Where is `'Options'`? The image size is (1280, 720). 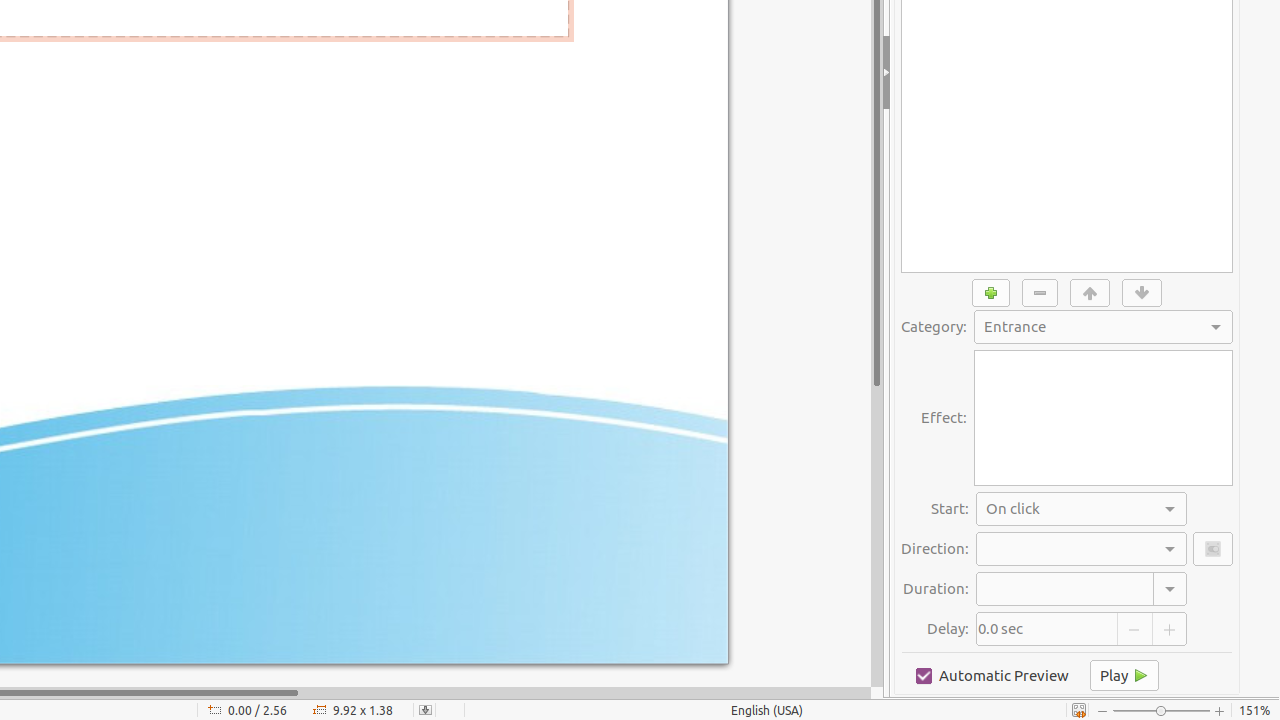 'Options' is located at coordinates (1212, 549).